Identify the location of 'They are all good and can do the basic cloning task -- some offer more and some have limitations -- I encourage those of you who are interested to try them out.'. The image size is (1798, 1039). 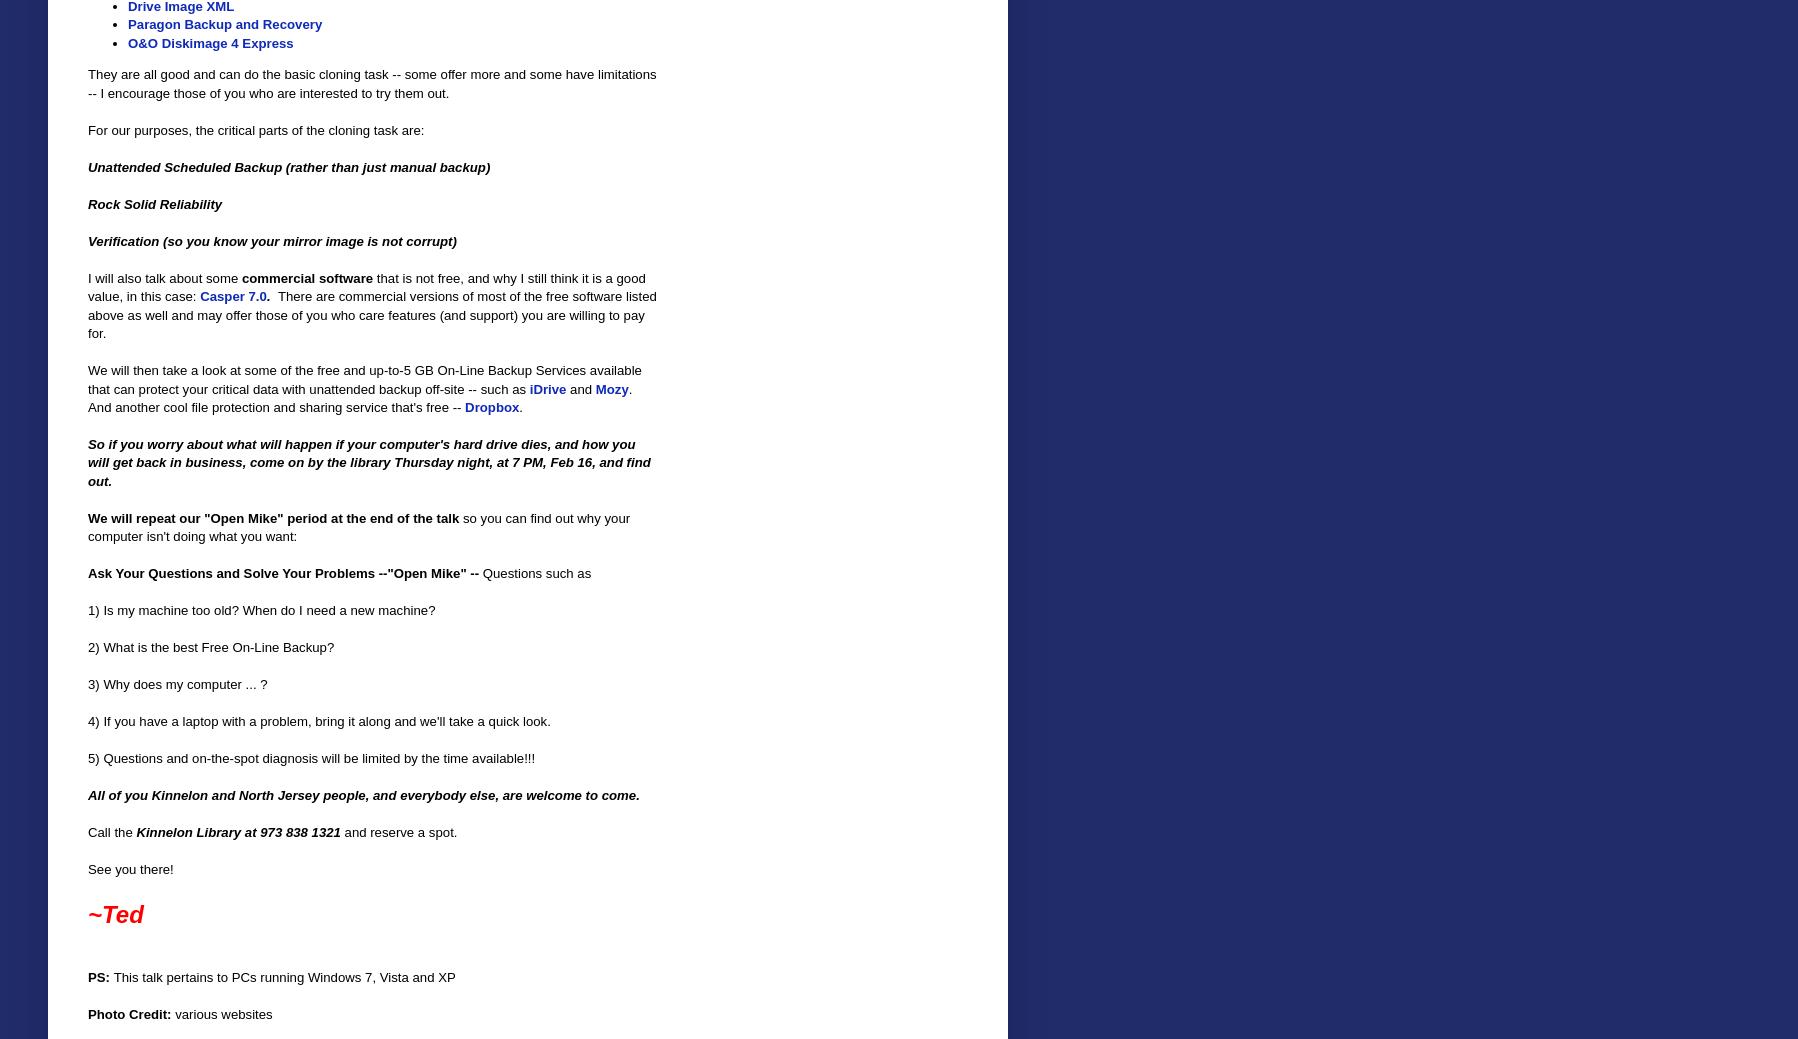
(371, 82).